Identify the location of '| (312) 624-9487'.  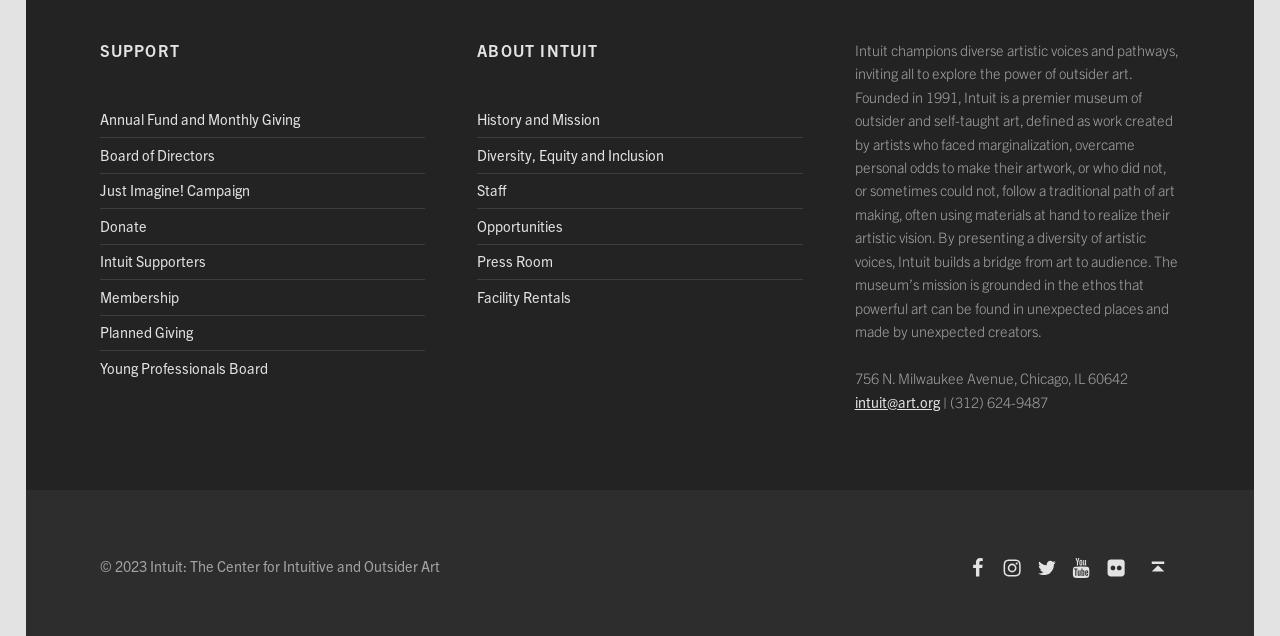
(938, 400).